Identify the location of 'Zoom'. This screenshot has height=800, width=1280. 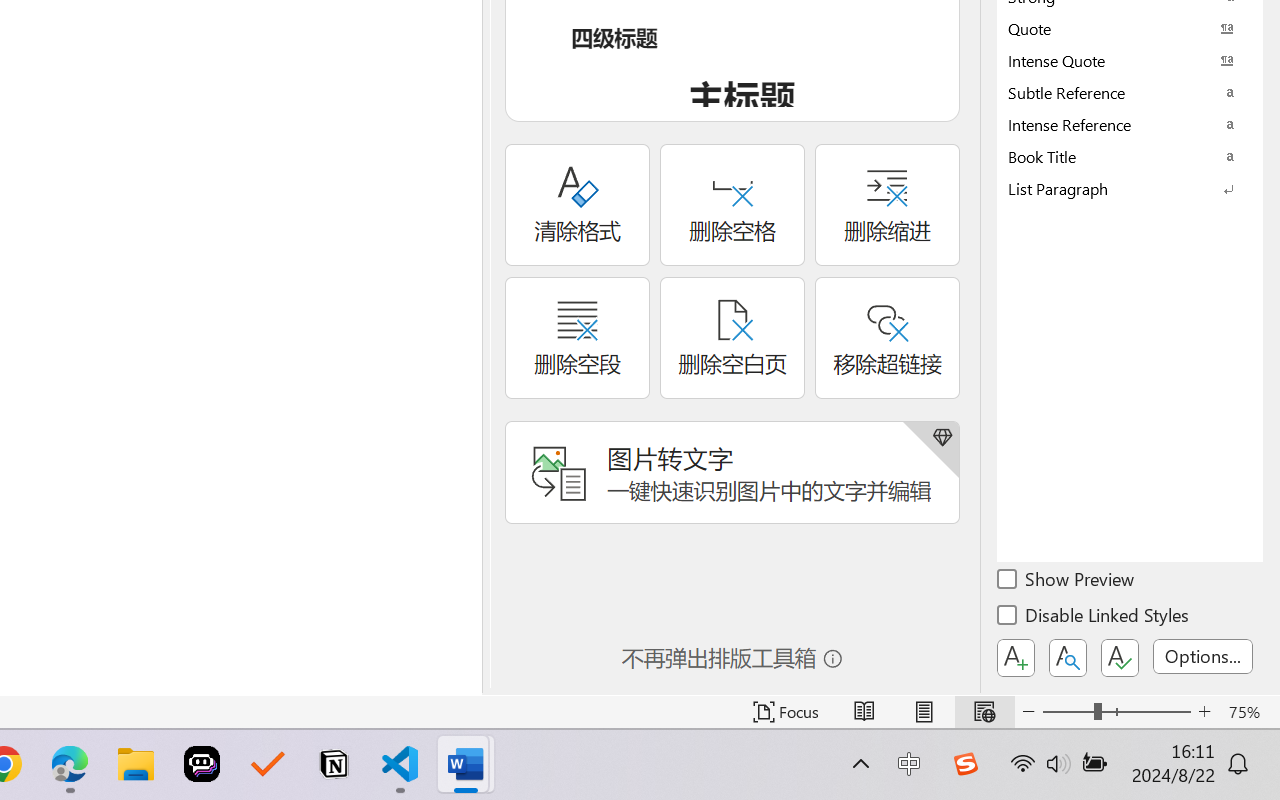
(1115, 711).